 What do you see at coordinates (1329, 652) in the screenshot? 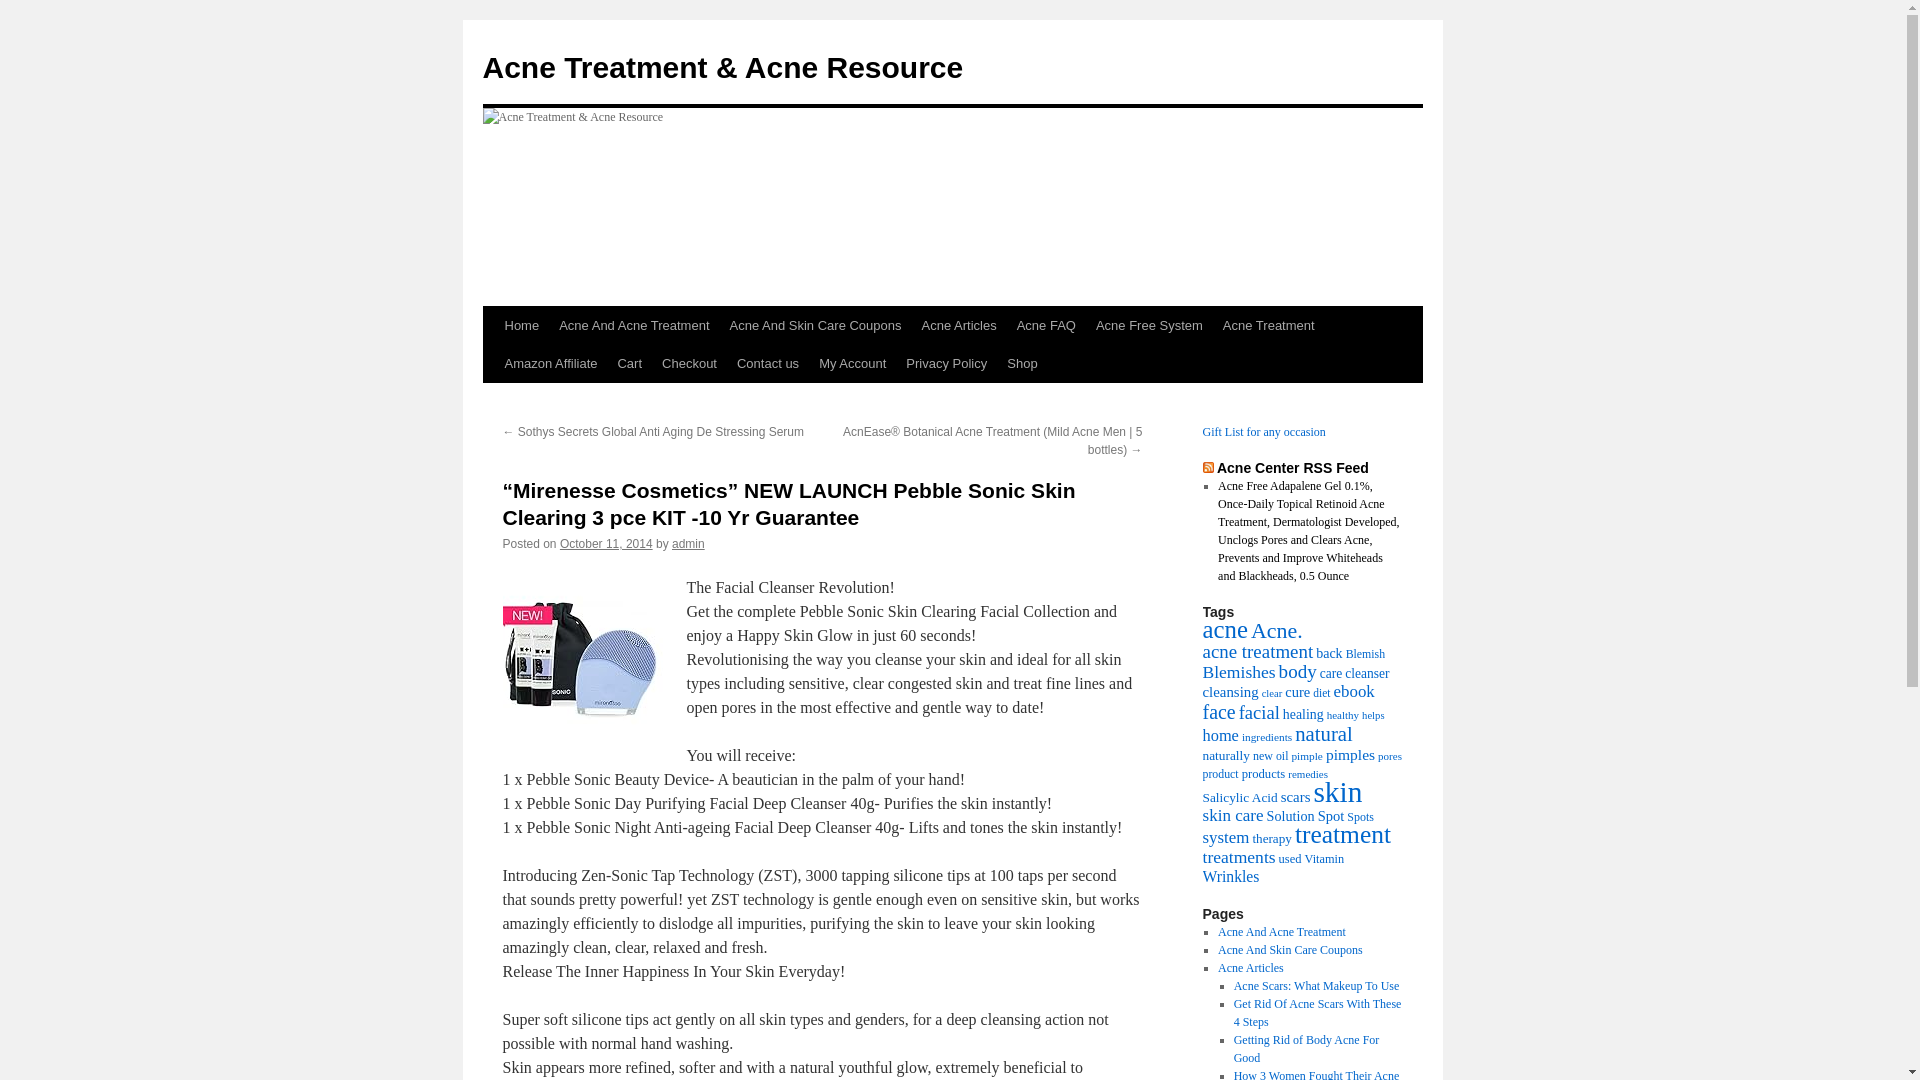
I see `'back'` at bounding box center [1329, 652].